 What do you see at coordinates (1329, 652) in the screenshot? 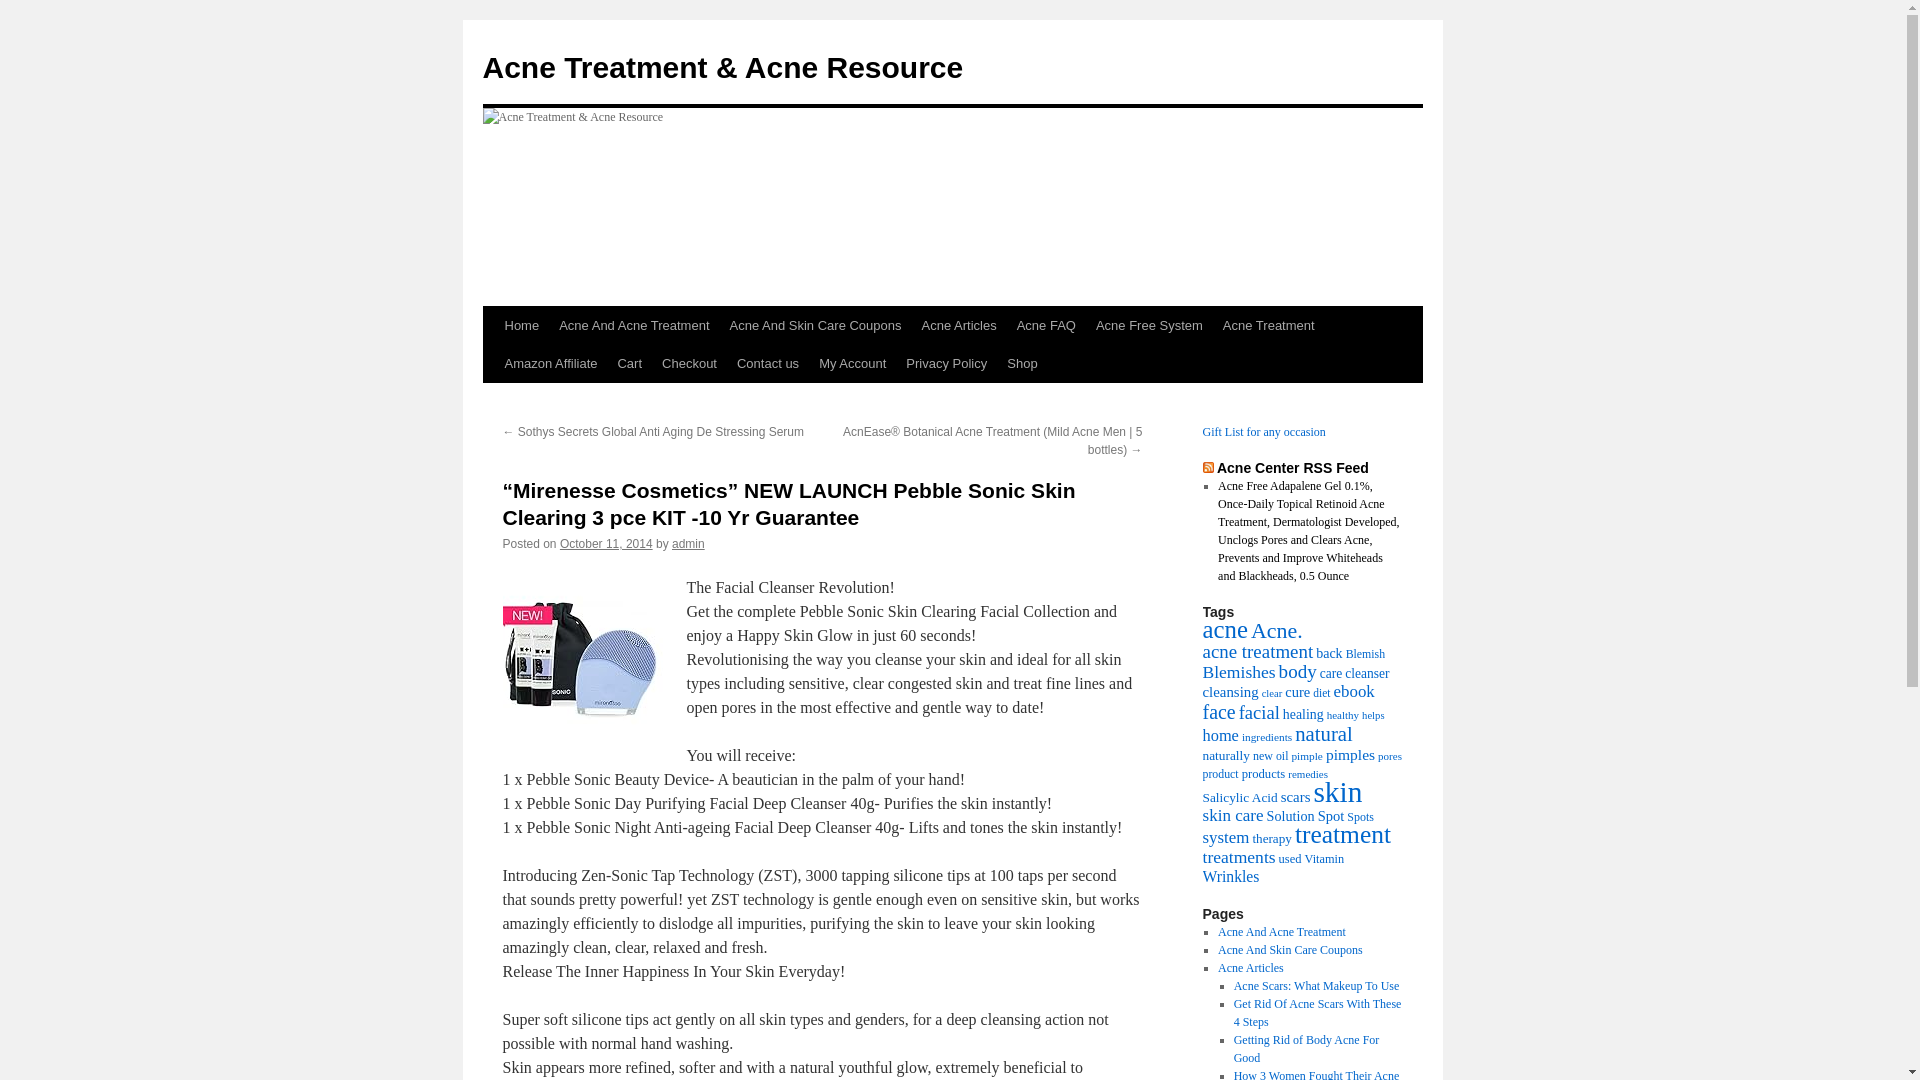
I see `'back'` at bounding box center [1329, 652].